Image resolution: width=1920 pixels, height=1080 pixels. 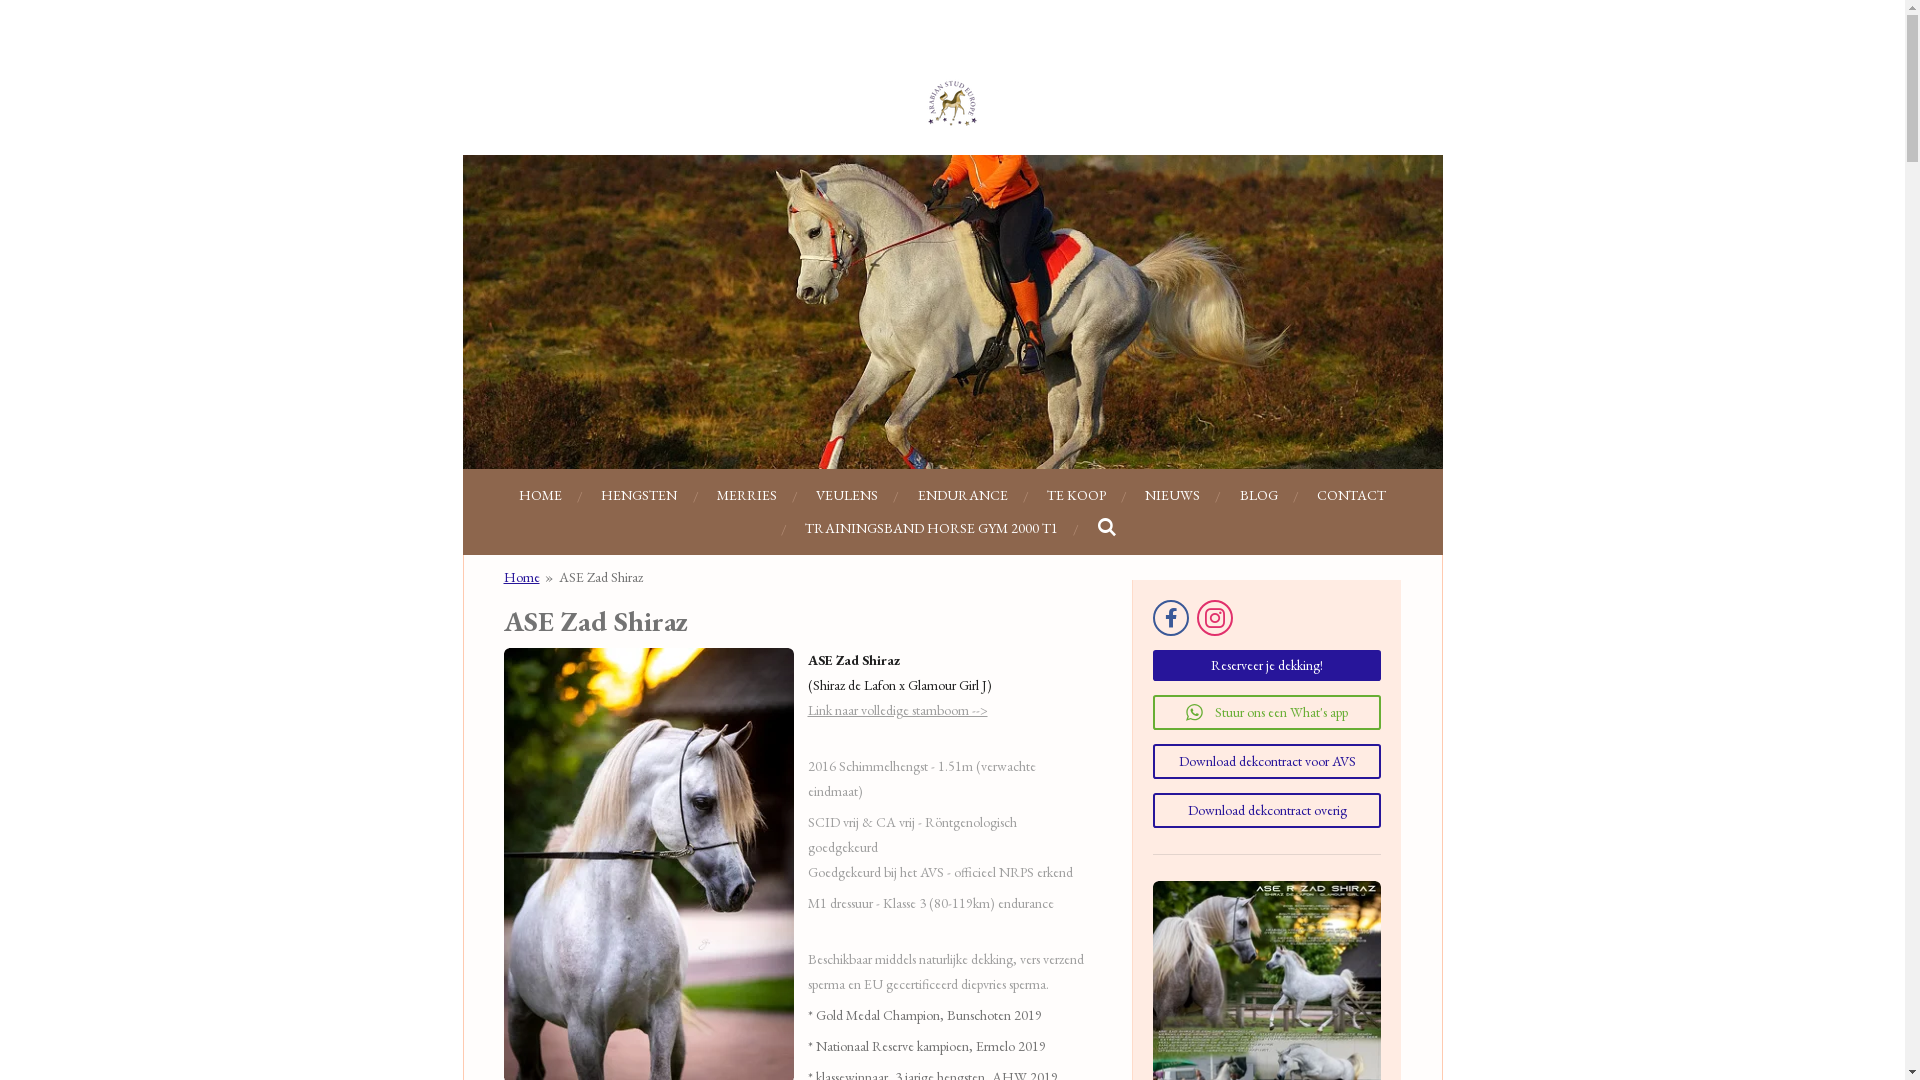 What do you see at coordinates (1257, 495) in the screenshot?
I see `'BLOG'` at bounding box center [1257, 495].